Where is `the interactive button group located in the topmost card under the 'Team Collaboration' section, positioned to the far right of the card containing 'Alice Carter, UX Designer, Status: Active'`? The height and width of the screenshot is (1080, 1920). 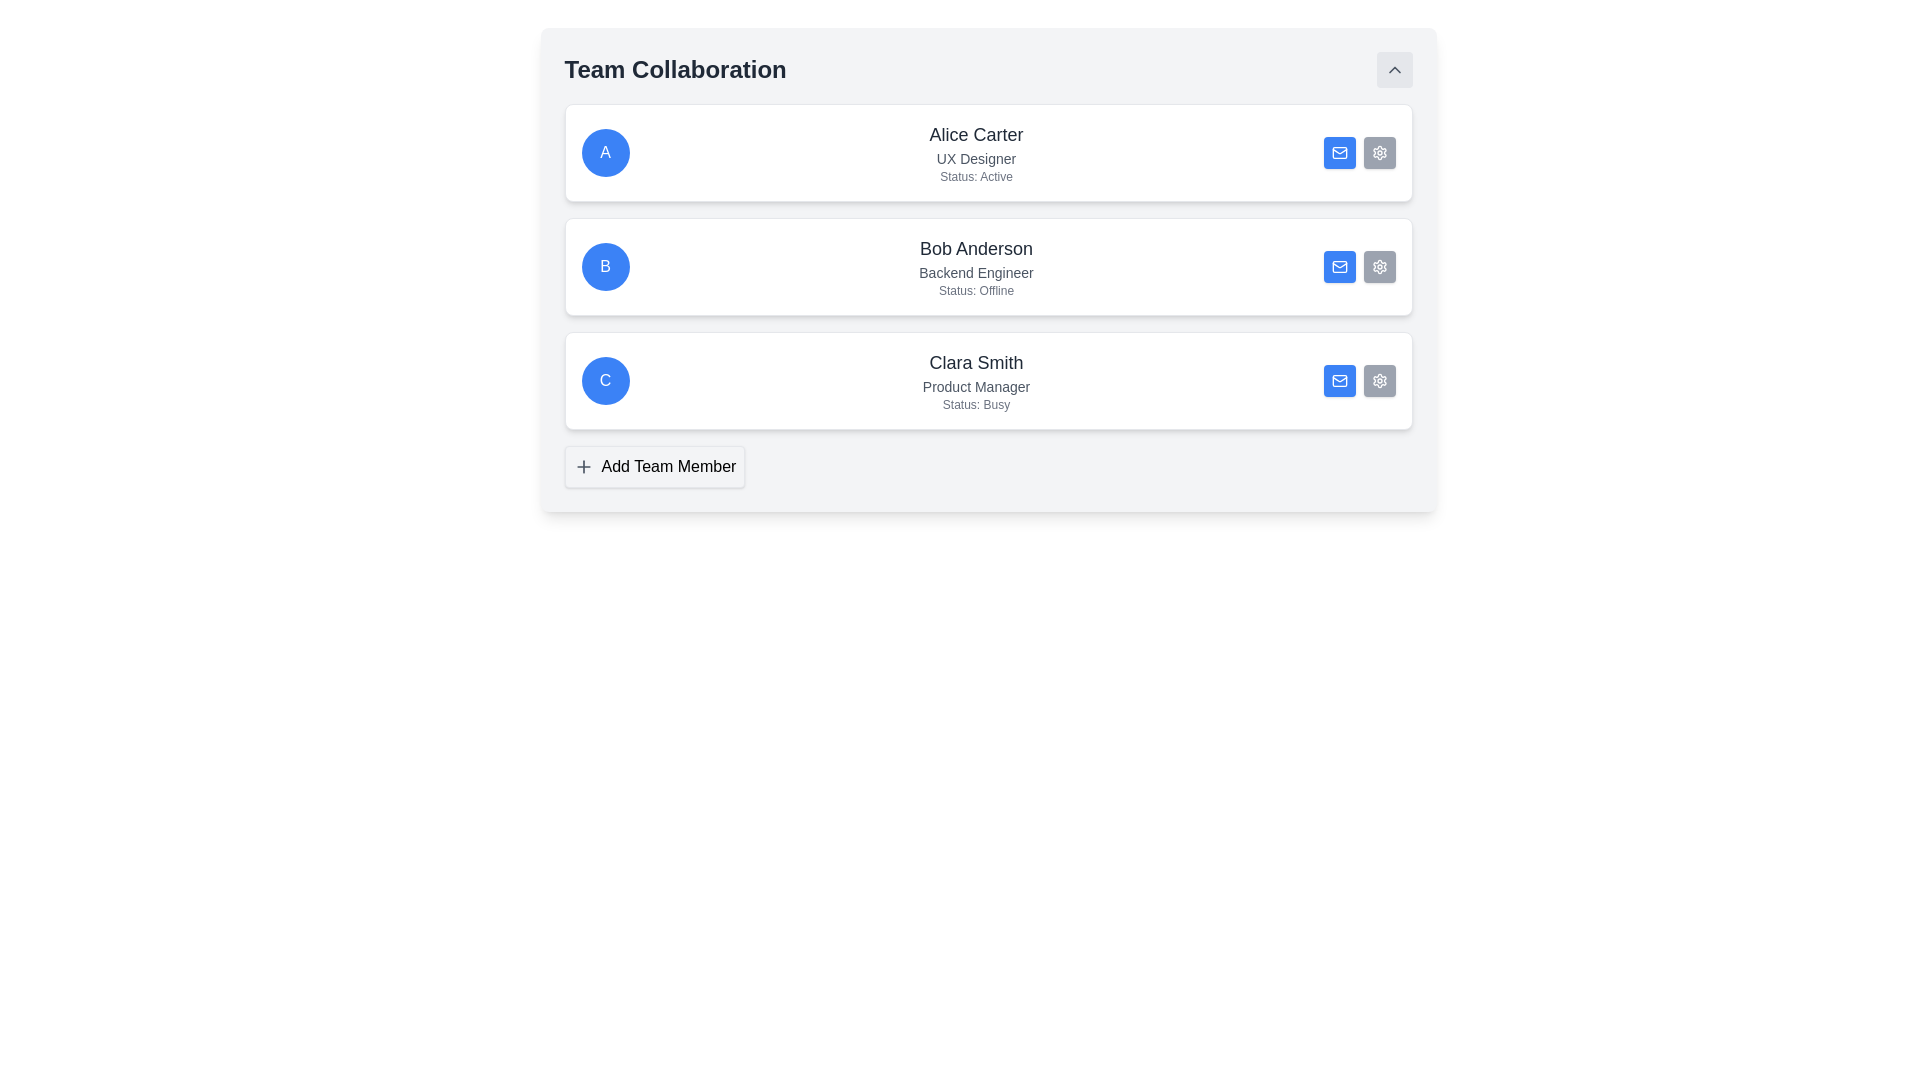
the interactive button group located in the topmost card under the 'Team Collaboration' section, positioned to the far right of the card containing 'Alice Carter, UX Designer, Status: Active' is located at coordinates (1359, 152).